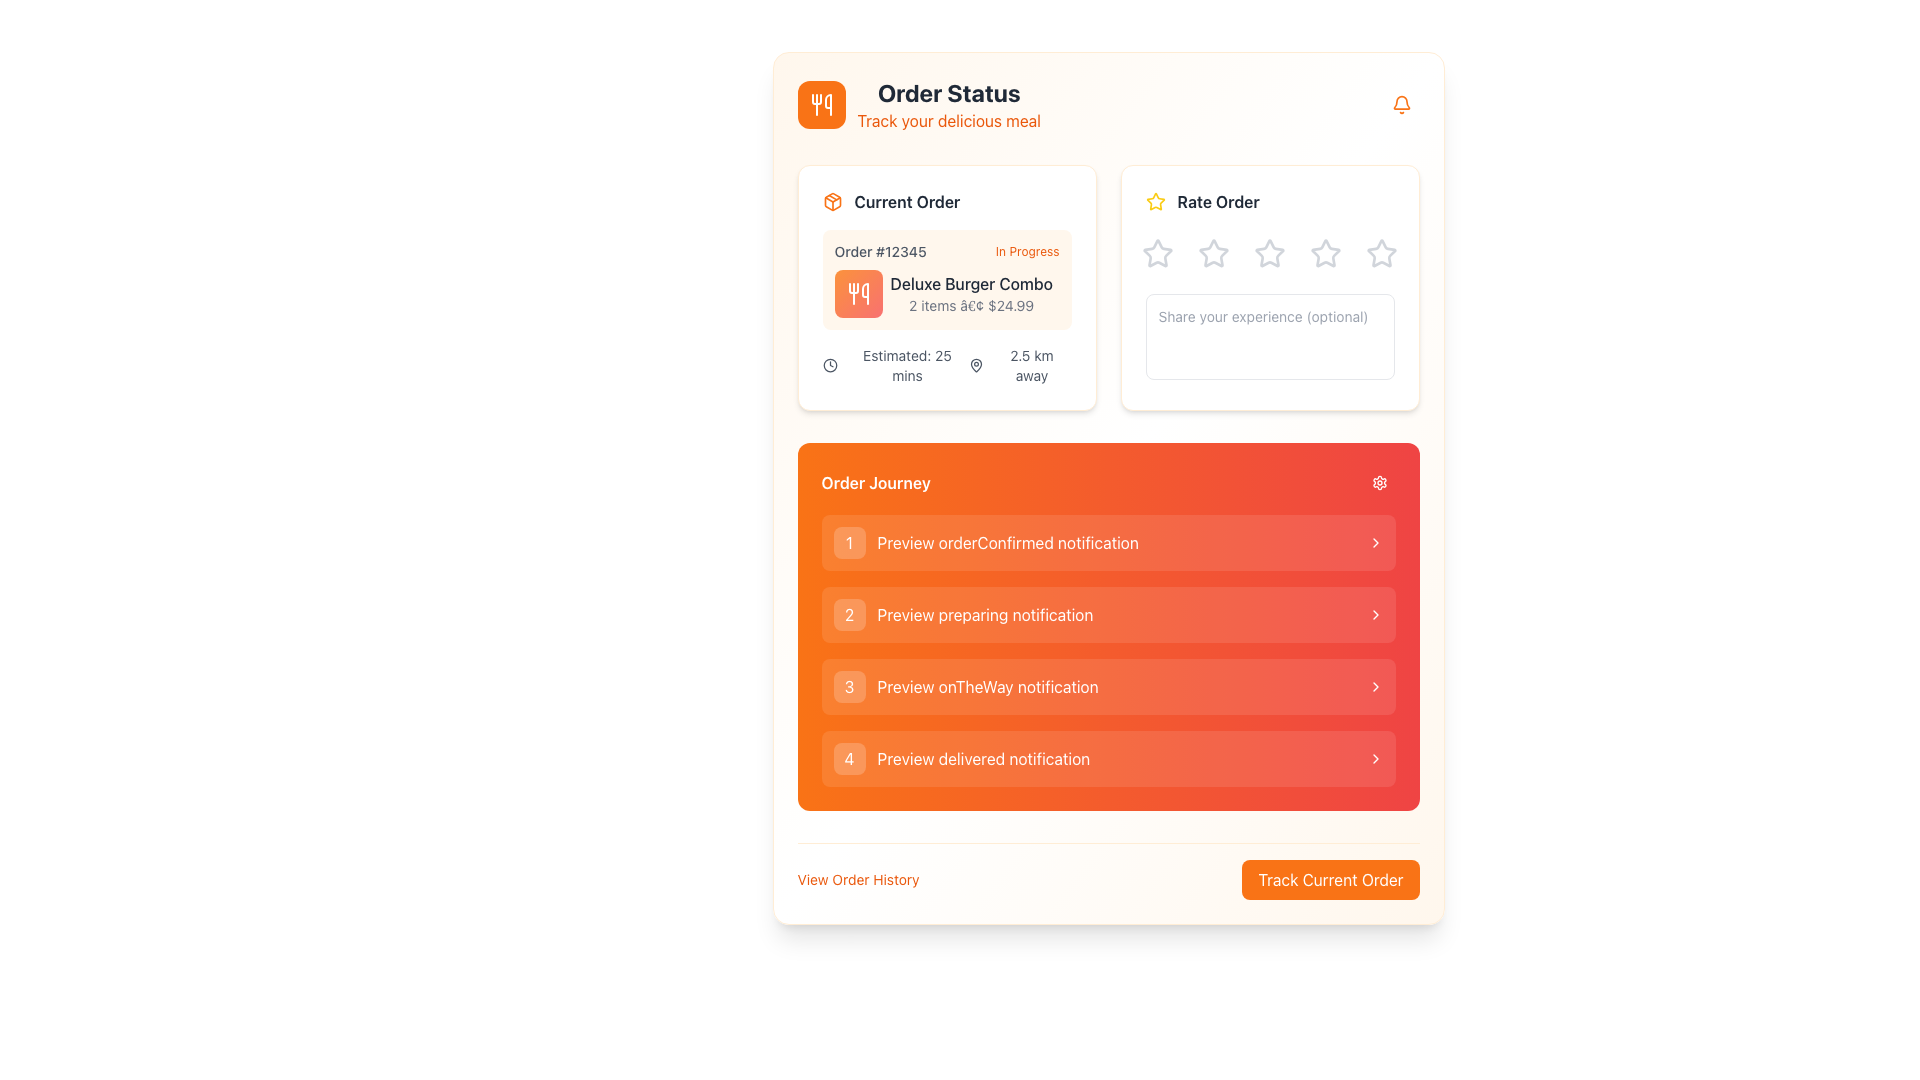 The image size is (1920, 1080). I want to click on text of the Title Section element that contains the title 'Order Status' and subtitle 'Track your delicious meal' to understand its purpose, so click(918, 104).